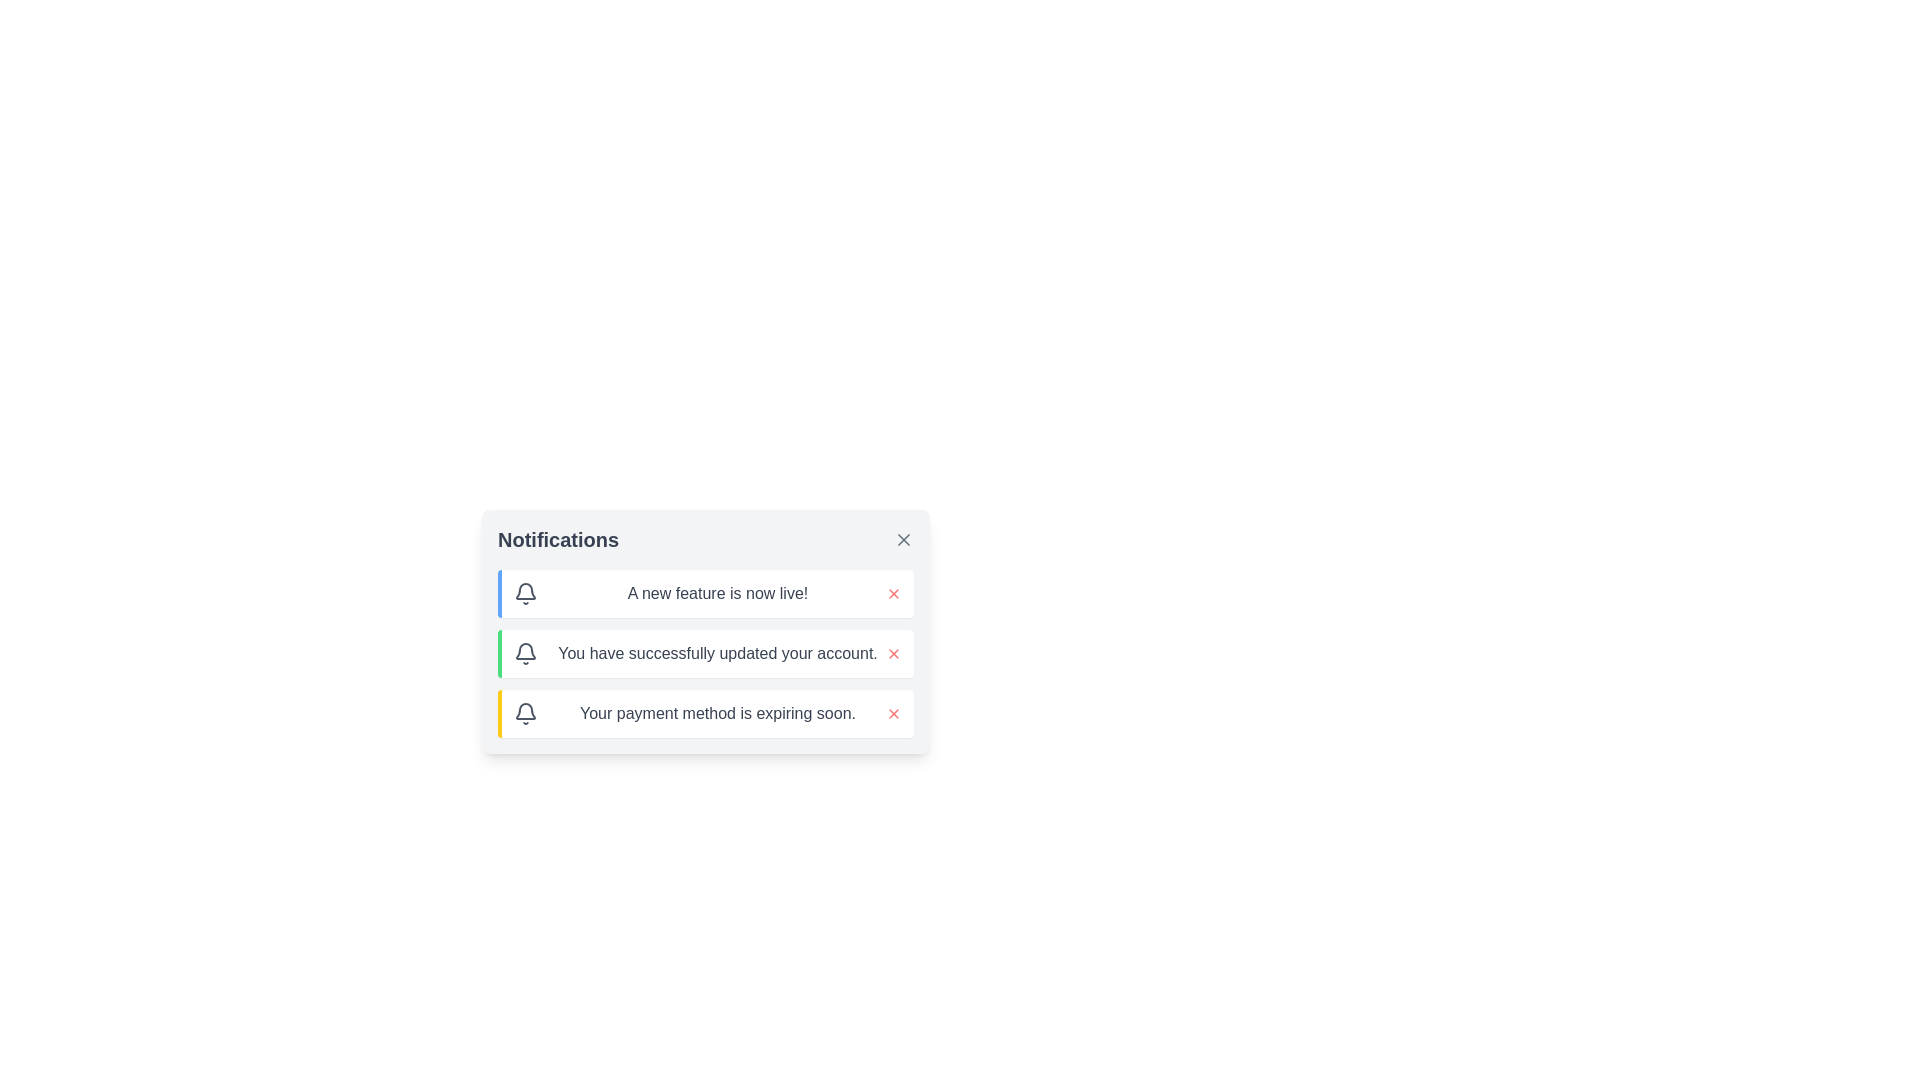 This screenshot has height=1080, width=1920. I want to click on the notification displayed in the third notification card about an expiring payment method, so click(705, 712).